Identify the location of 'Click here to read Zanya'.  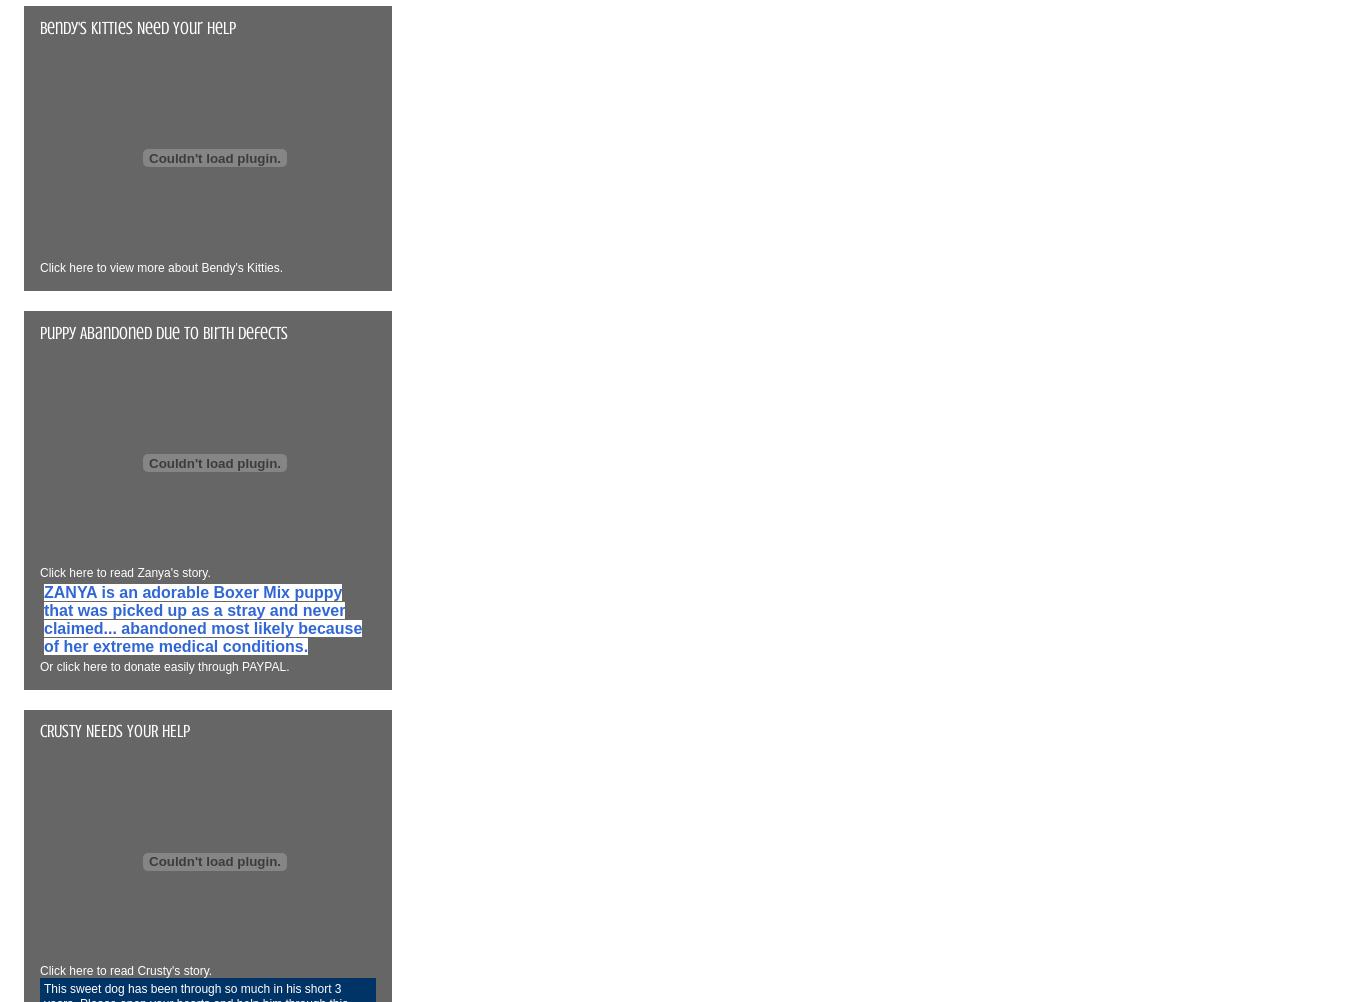
(105, 572).